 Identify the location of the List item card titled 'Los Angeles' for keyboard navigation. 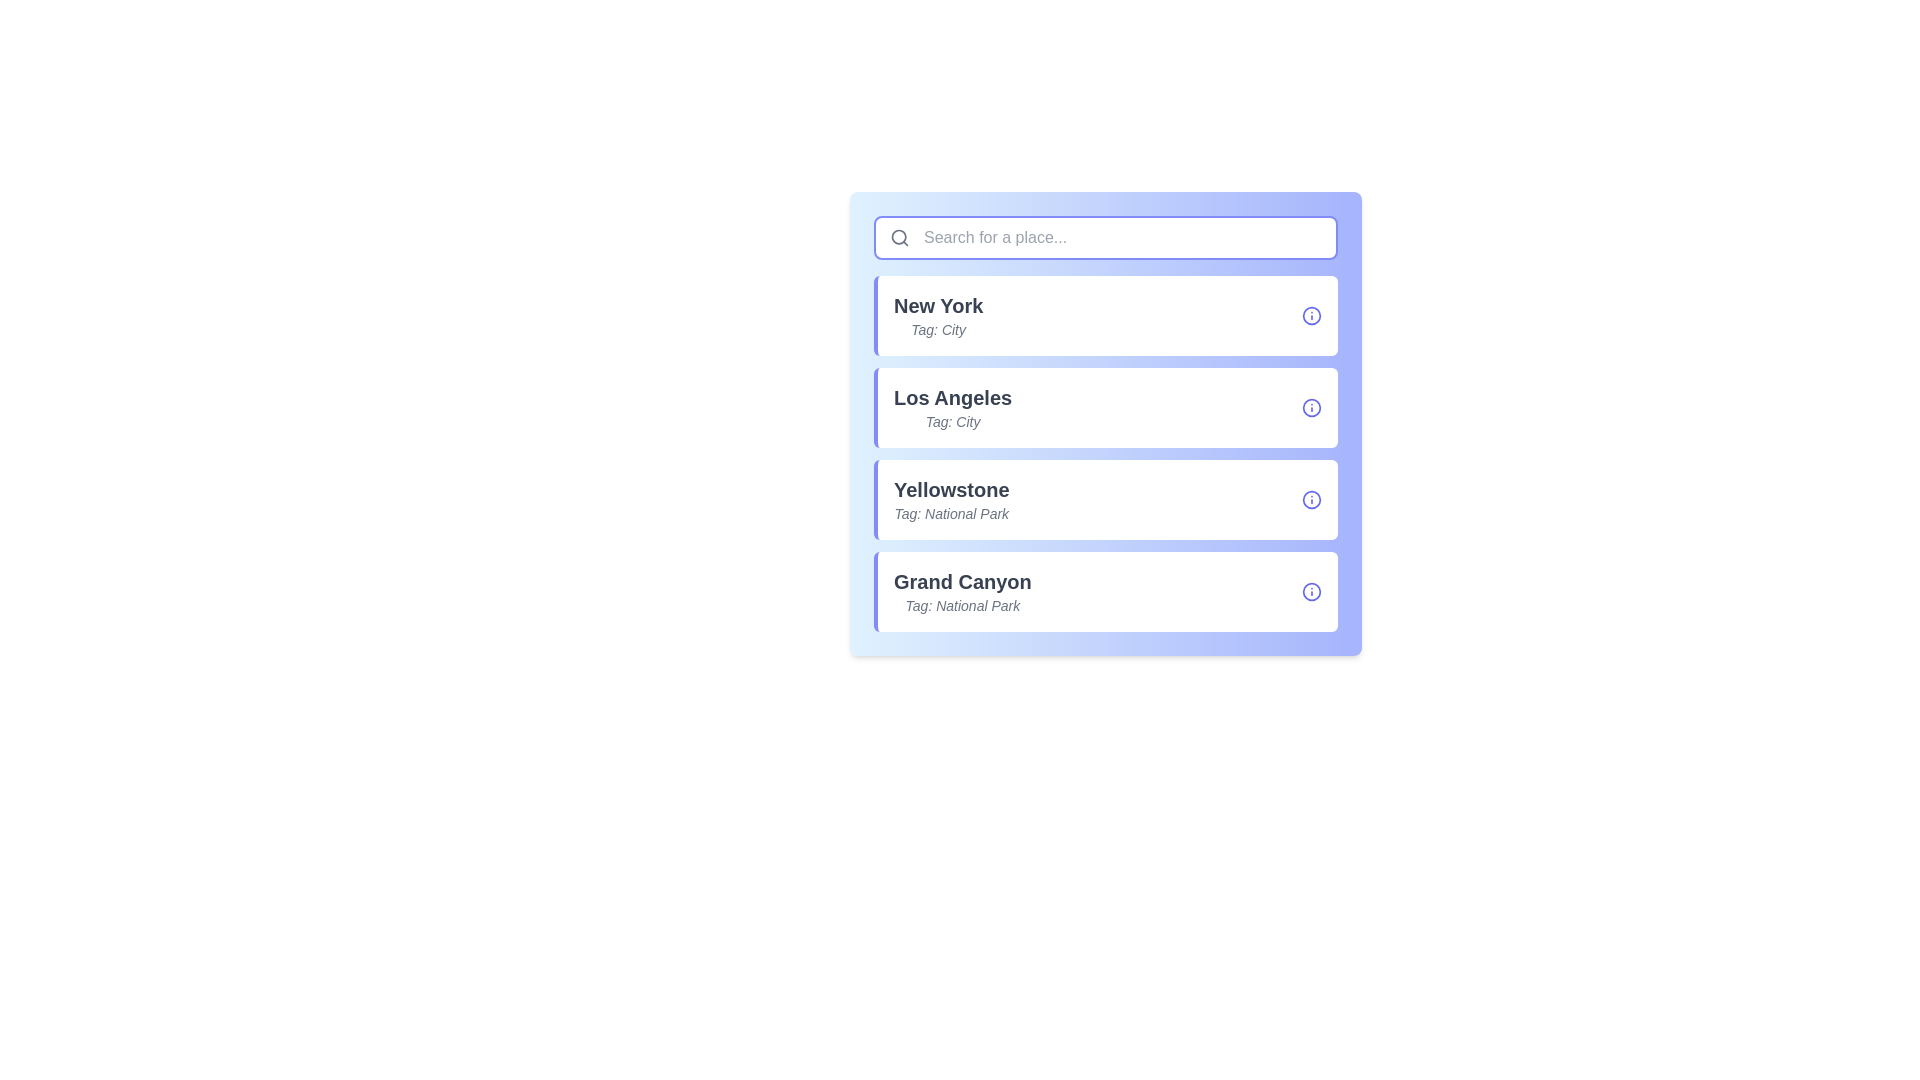
(1104, 407).